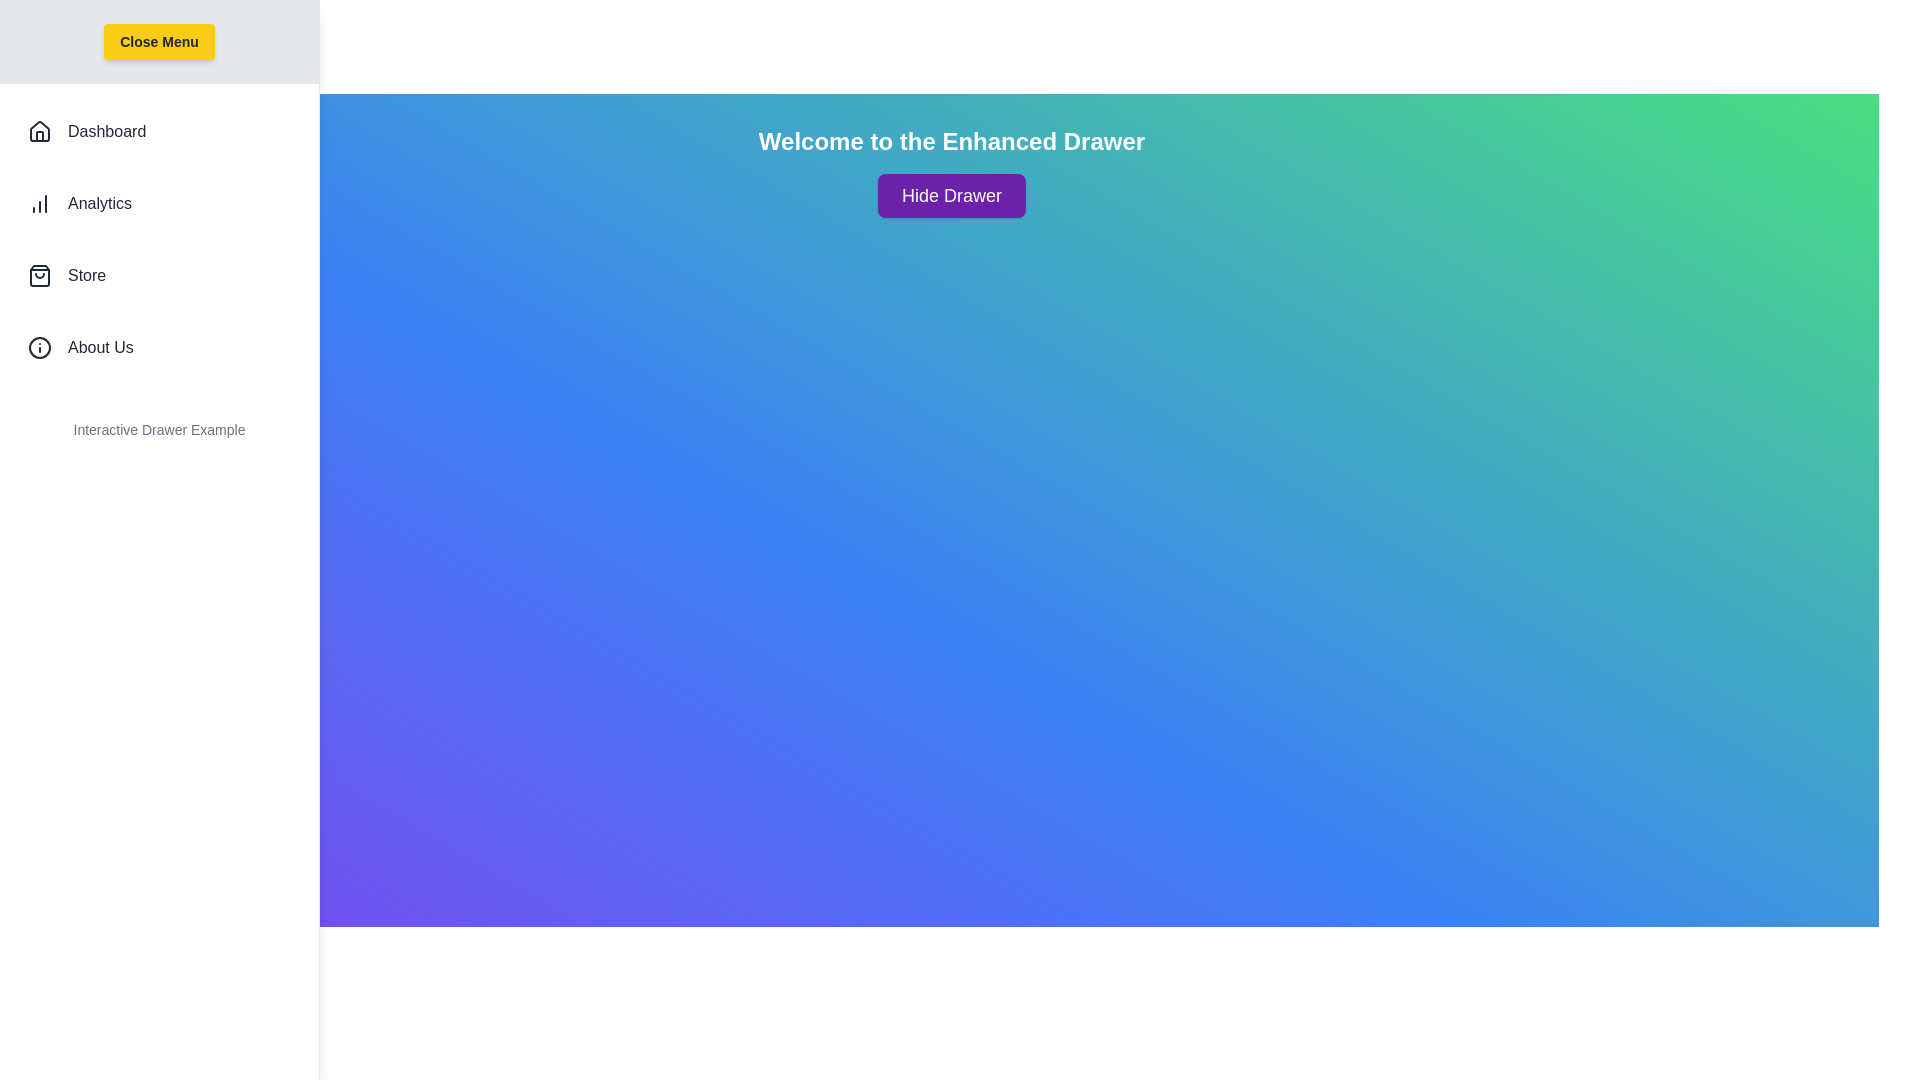 The image size is (1920, 1080). I want to click on the 'About Us' list item in the drawer to navigate to the corresponding section, so click(158, 346).